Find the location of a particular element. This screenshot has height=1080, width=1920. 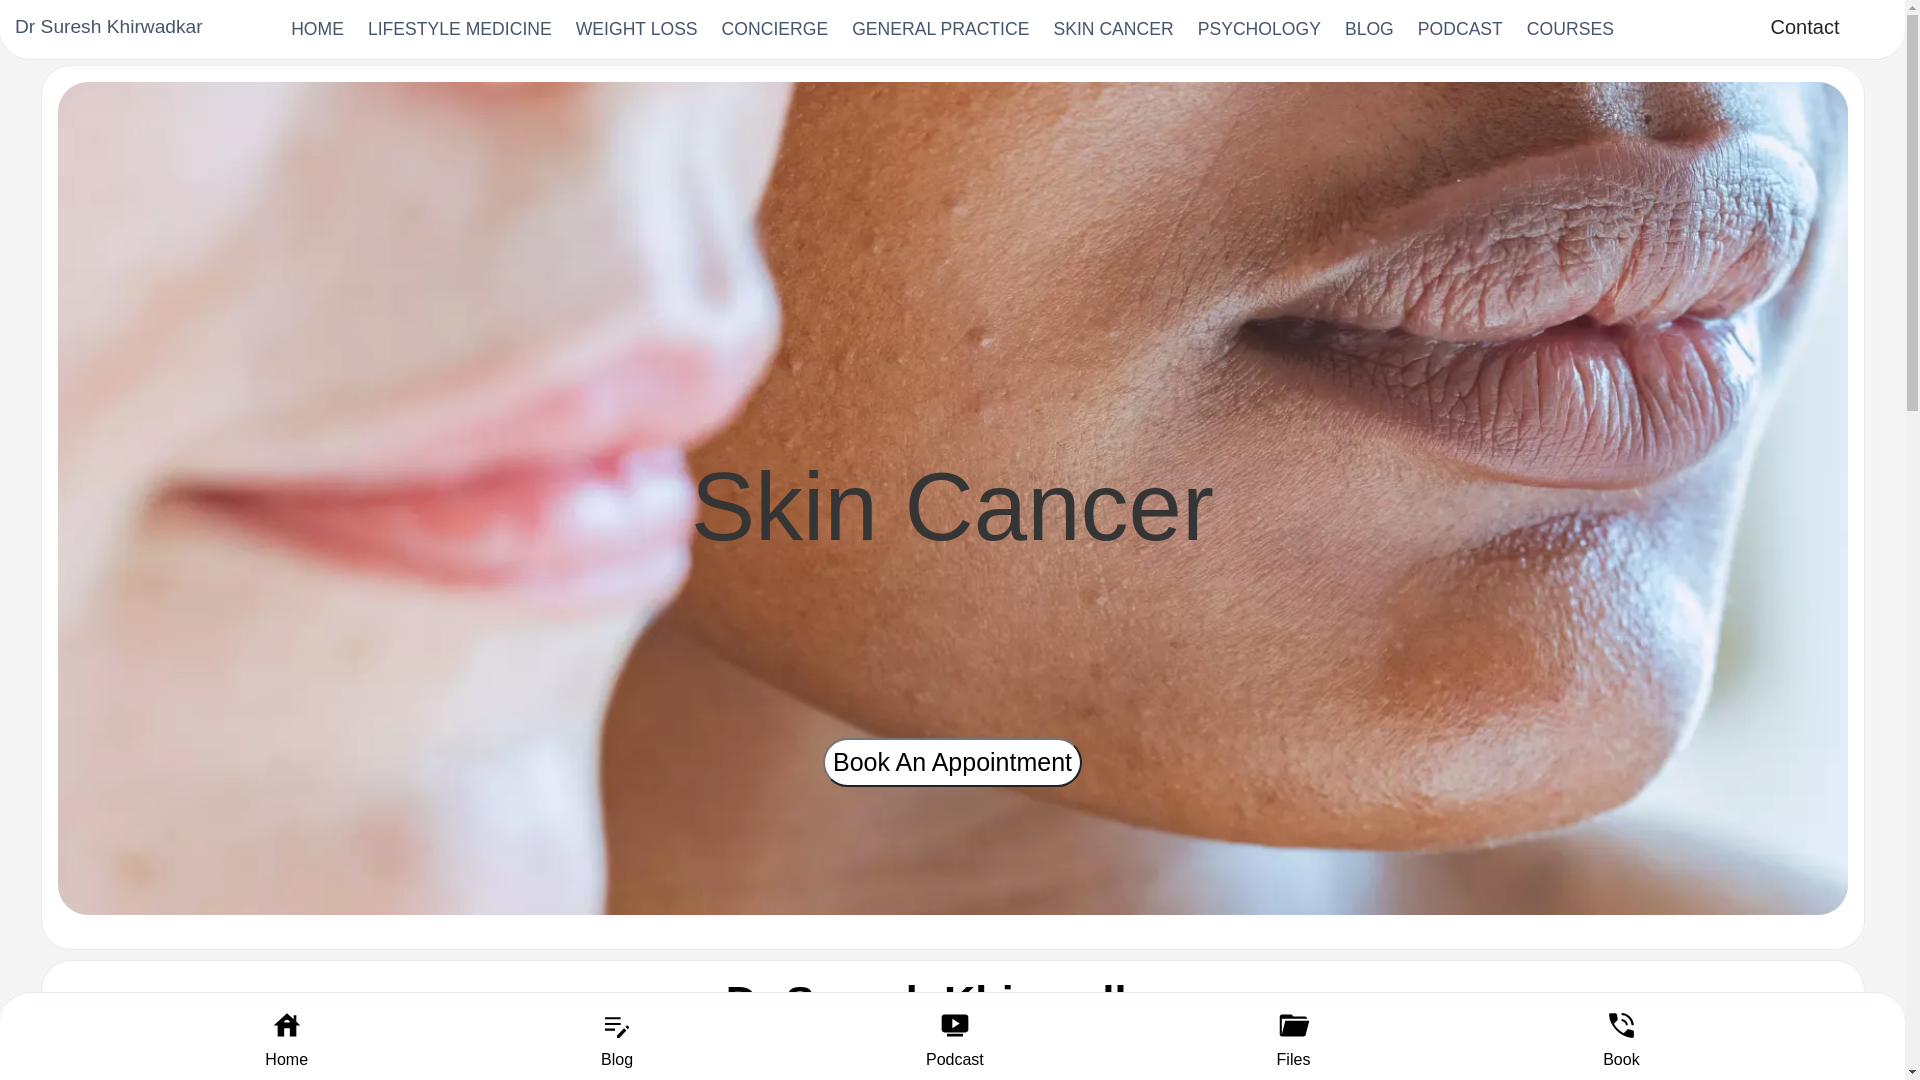

'GENERAL PRACTICE' is located at coordinates (939, 29).